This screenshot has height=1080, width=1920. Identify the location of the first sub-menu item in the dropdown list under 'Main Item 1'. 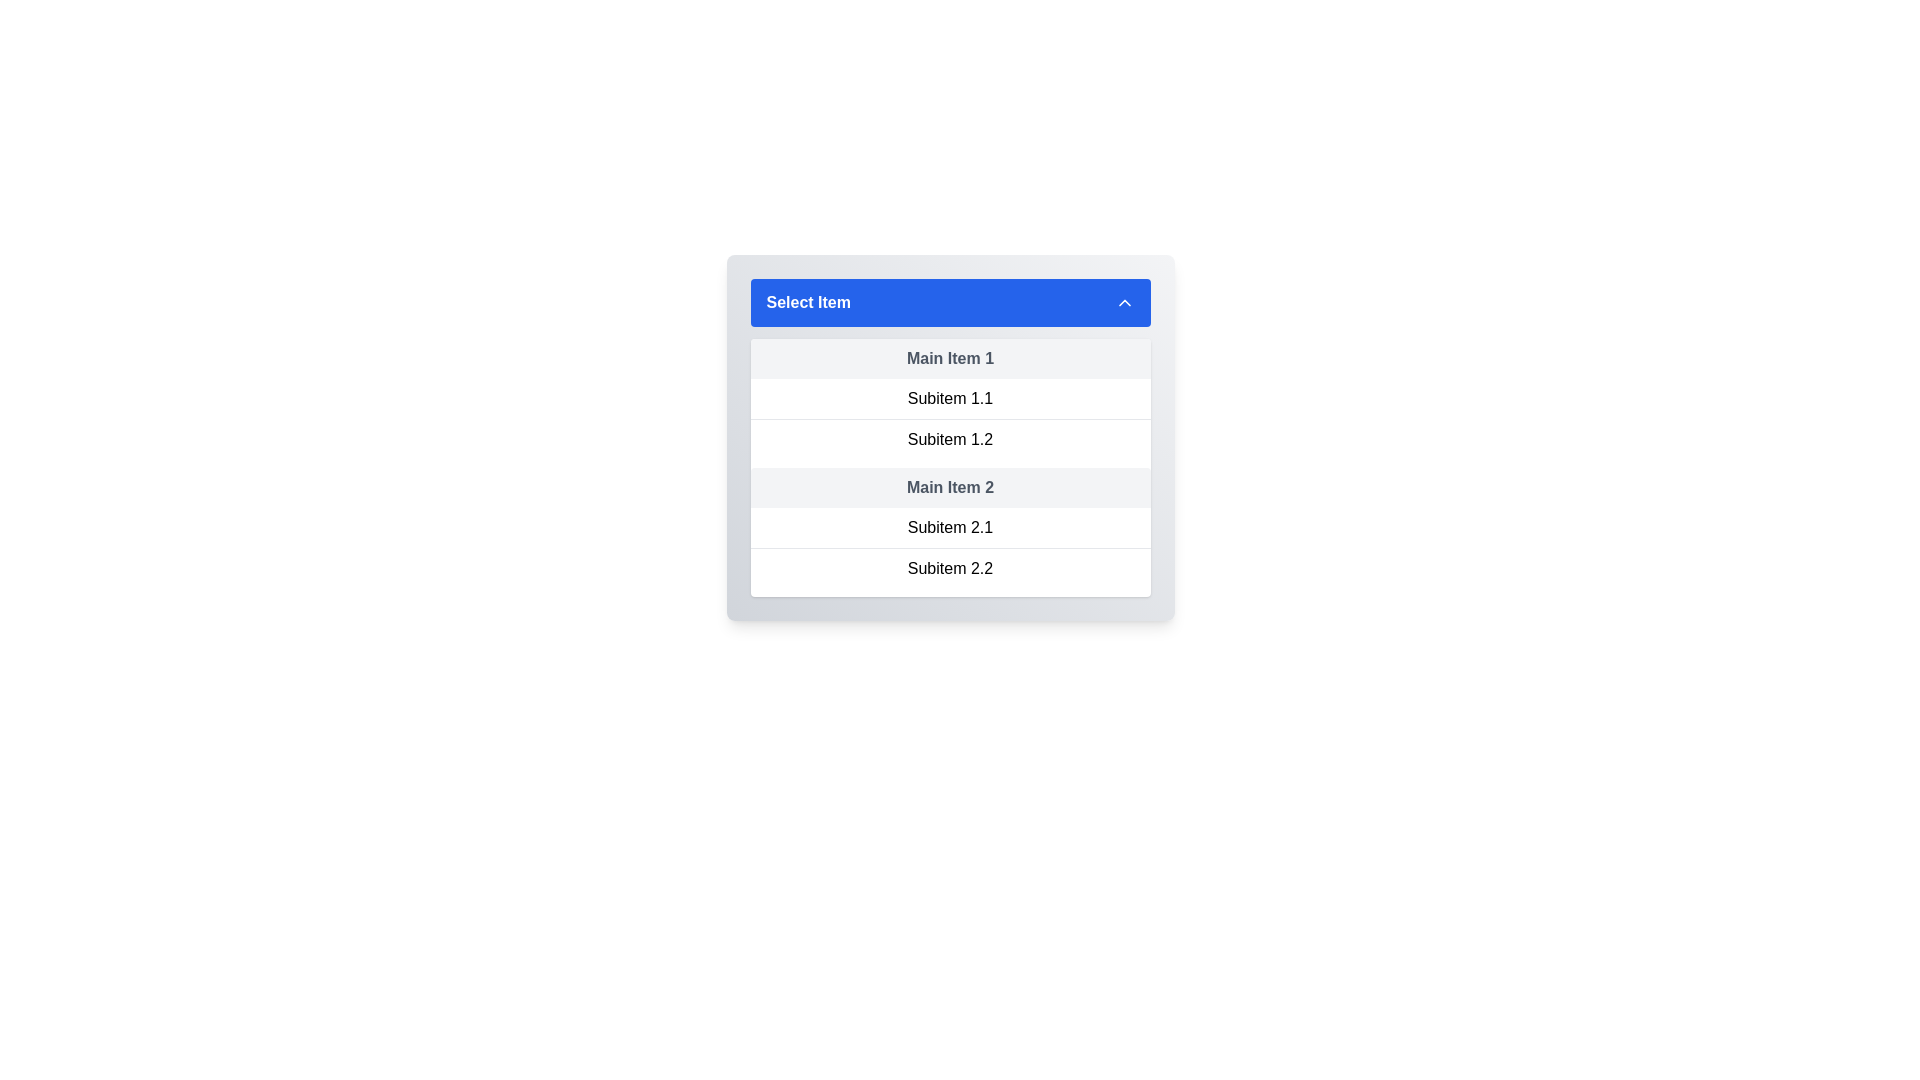
(949, 398).